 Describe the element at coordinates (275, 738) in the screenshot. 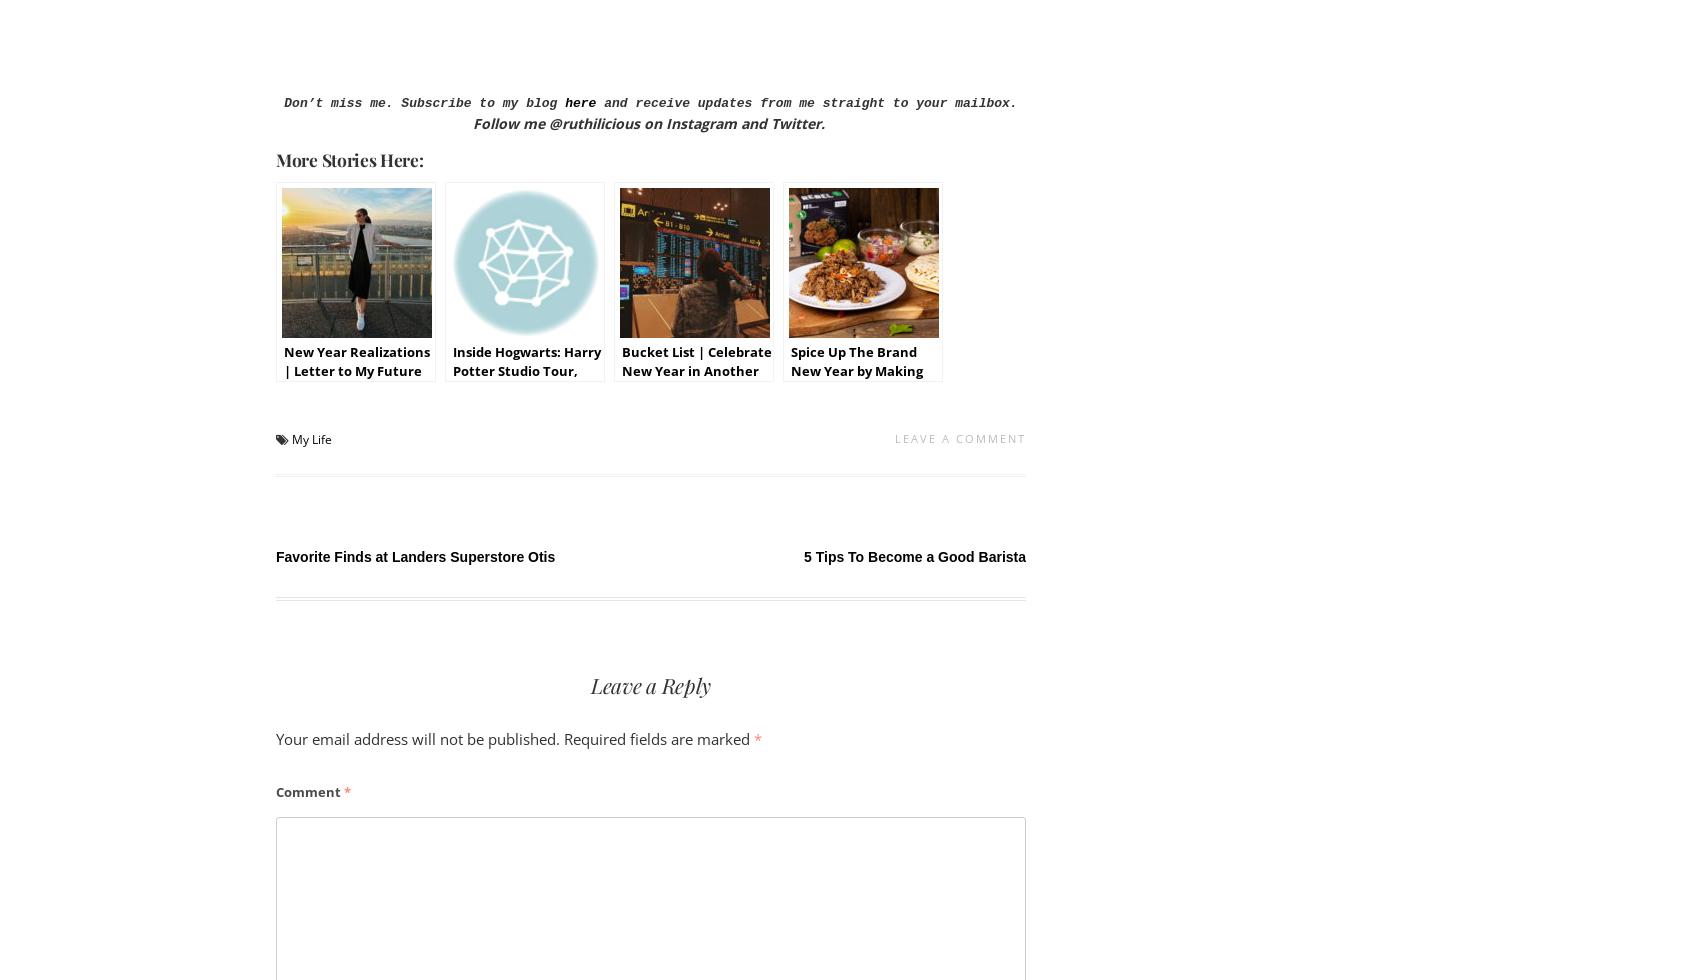

I see `'Your email address will not be published.'` at that location.